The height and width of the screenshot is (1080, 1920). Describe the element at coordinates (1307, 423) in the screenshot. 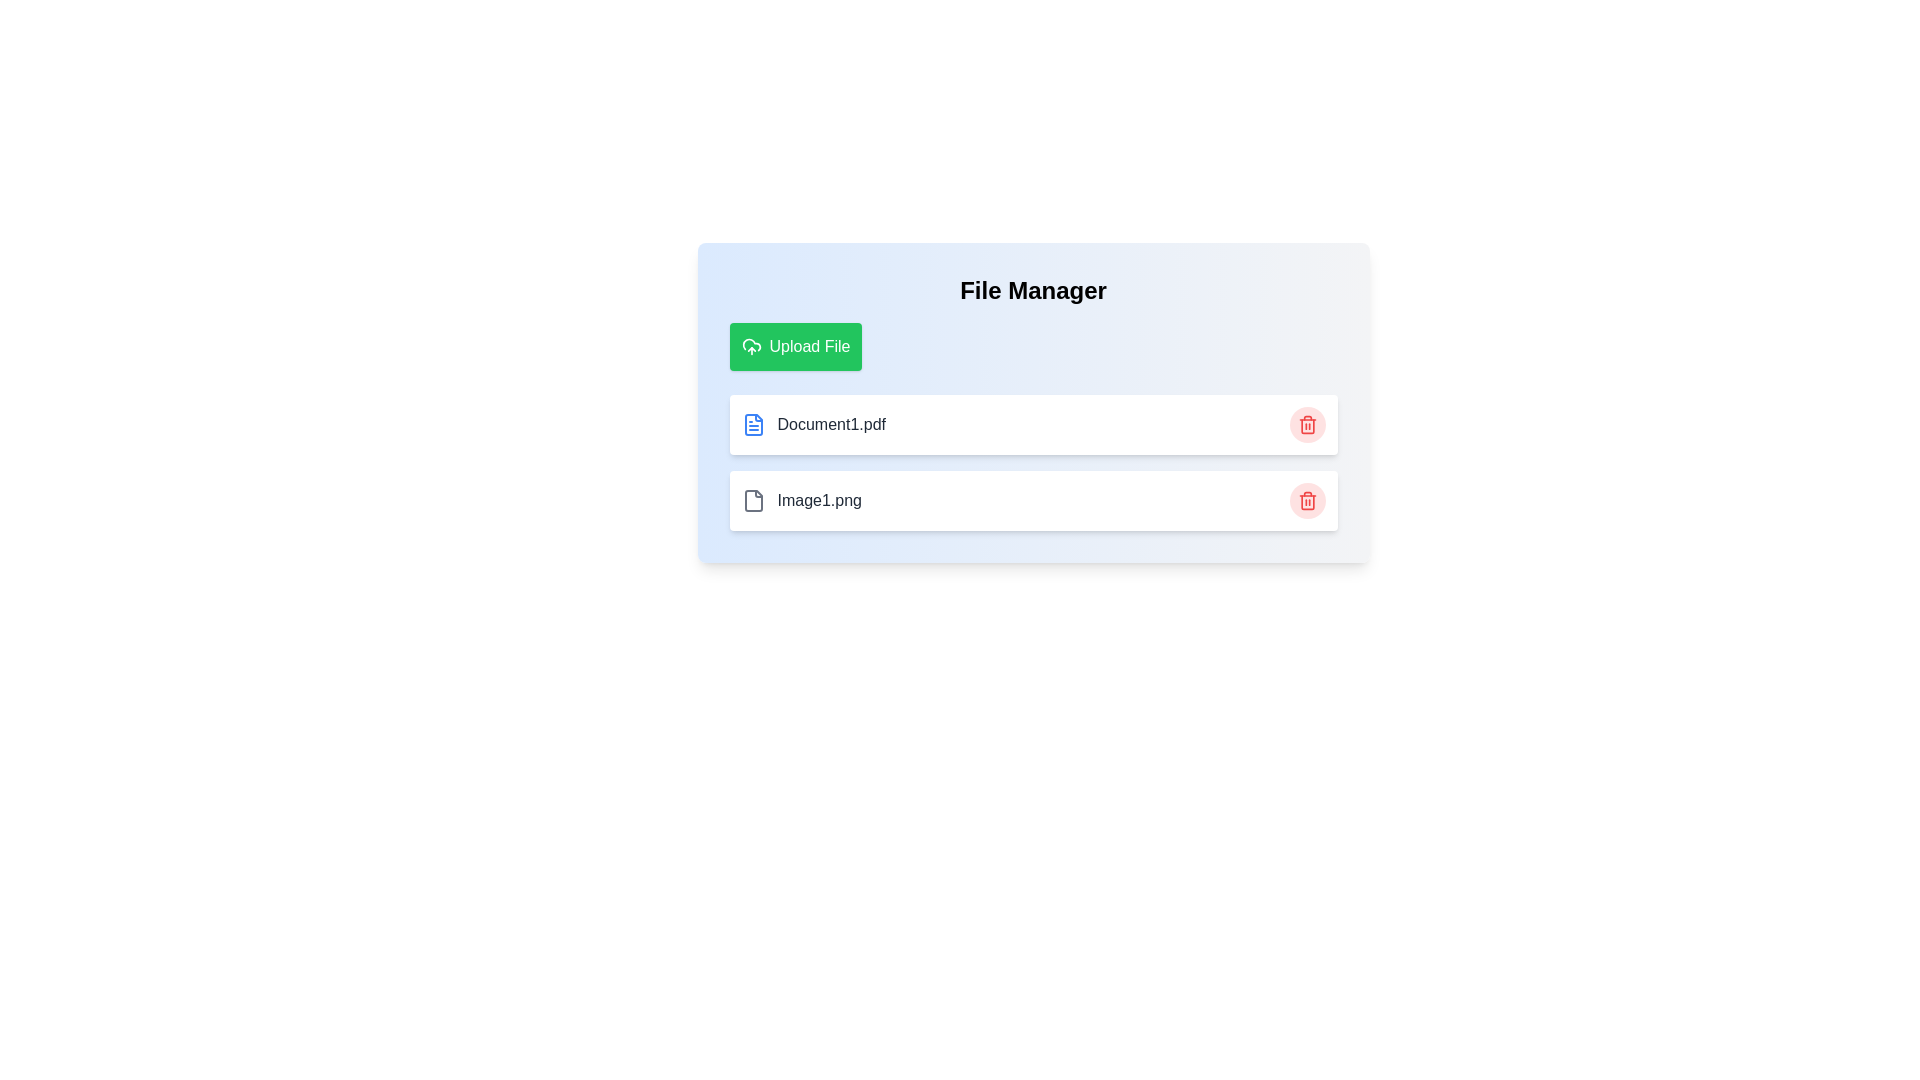

I see `the trash can button with a circular red background located on the right-hand side of the file item labeled 'Document1.pdf'` at that location.